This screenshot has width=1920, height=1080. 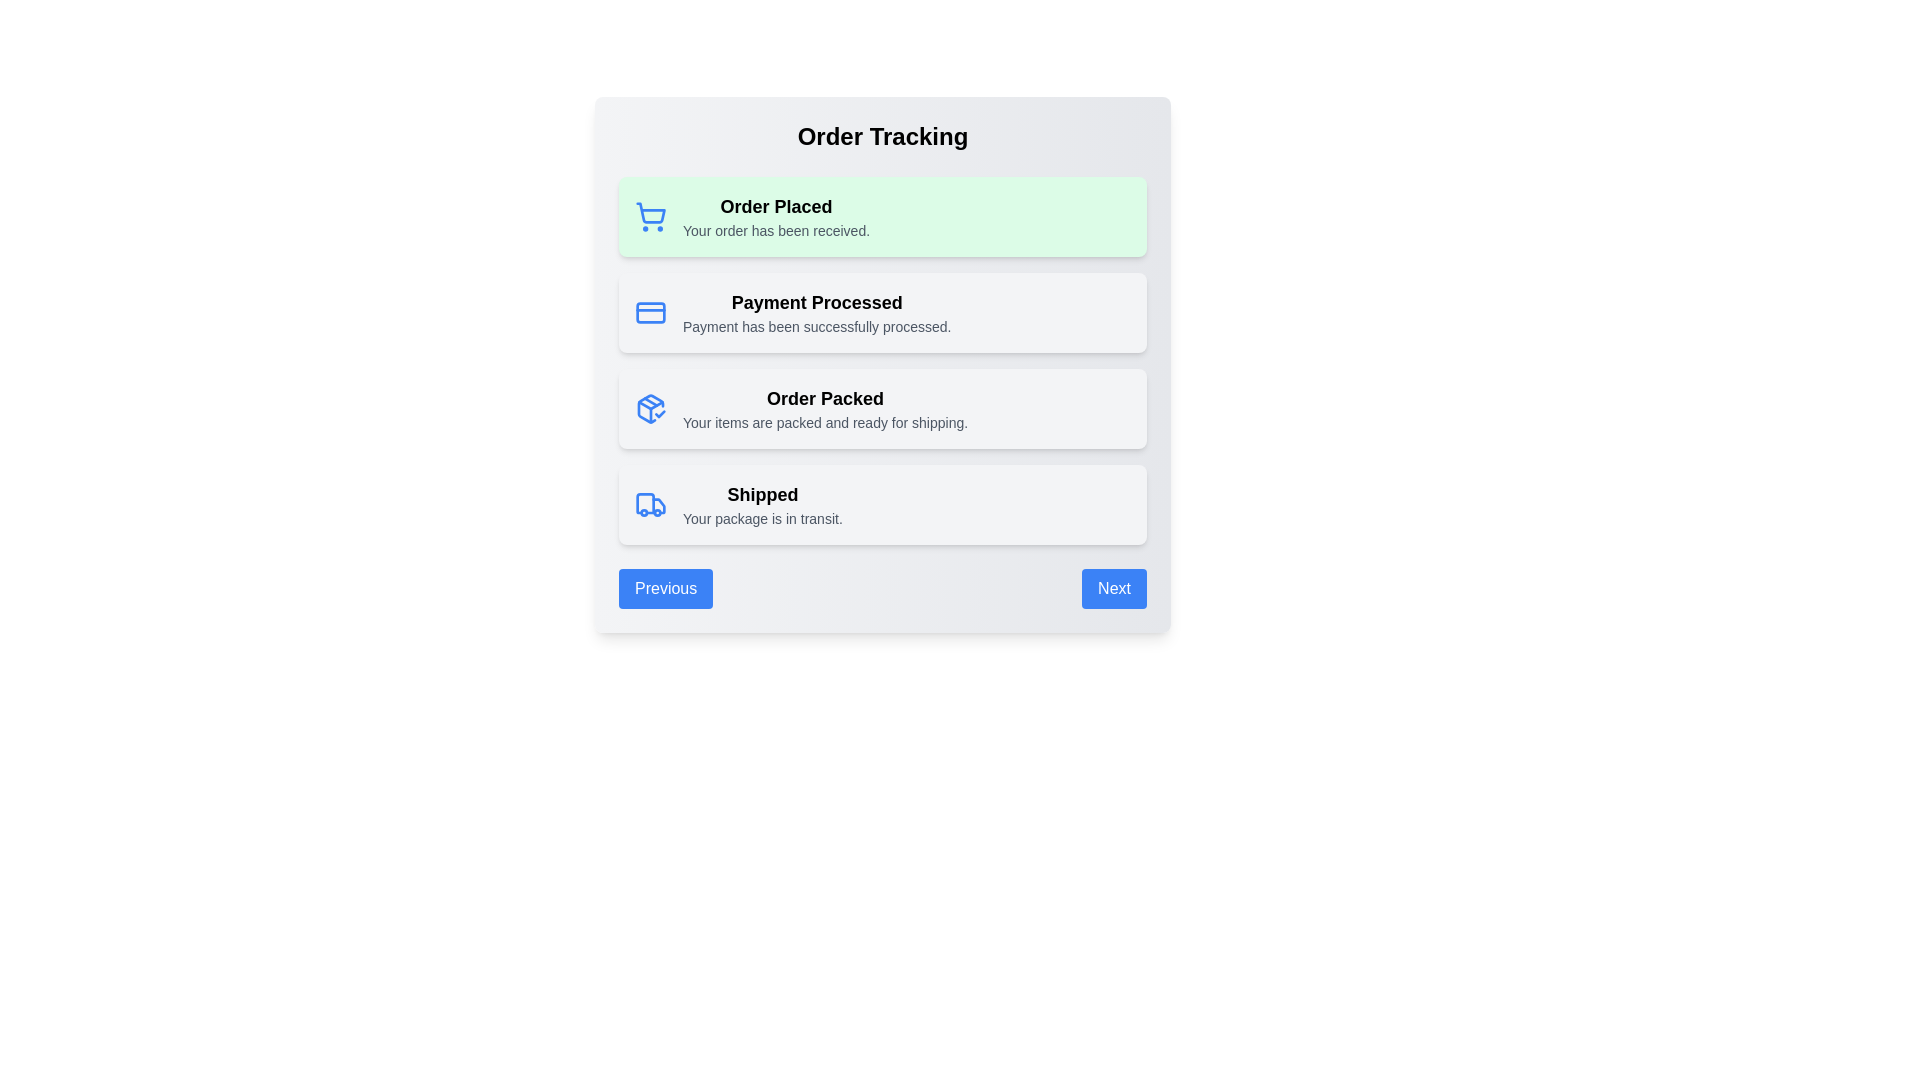 What do you see at coordinates (775, 230) in the screenshot?
I see `text label stating 'Your order has been received.' positioned directly below the bolded title 'Order Placed' in the order status details card` at bounding box center [775, 230].